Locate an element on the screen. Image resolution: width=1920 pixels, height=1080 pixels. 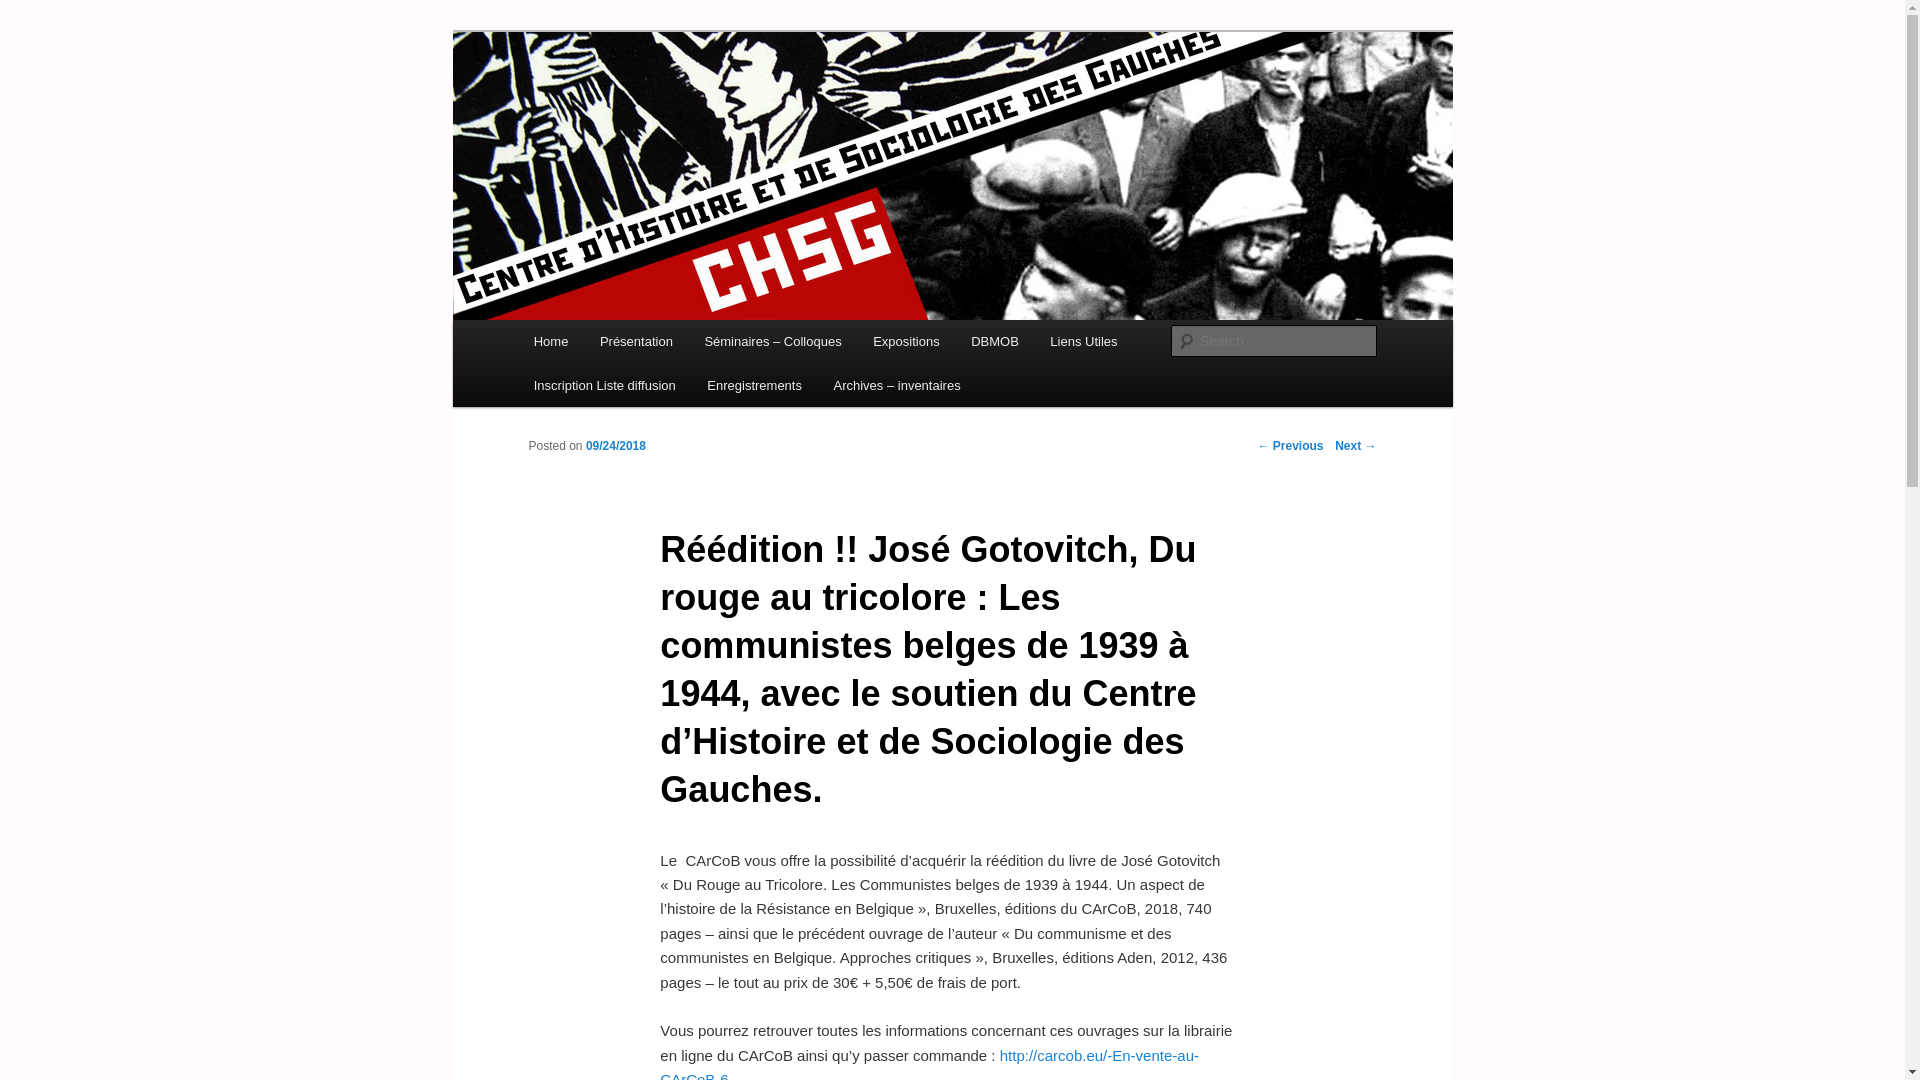
'Home' is located at coordinates (551, 340).